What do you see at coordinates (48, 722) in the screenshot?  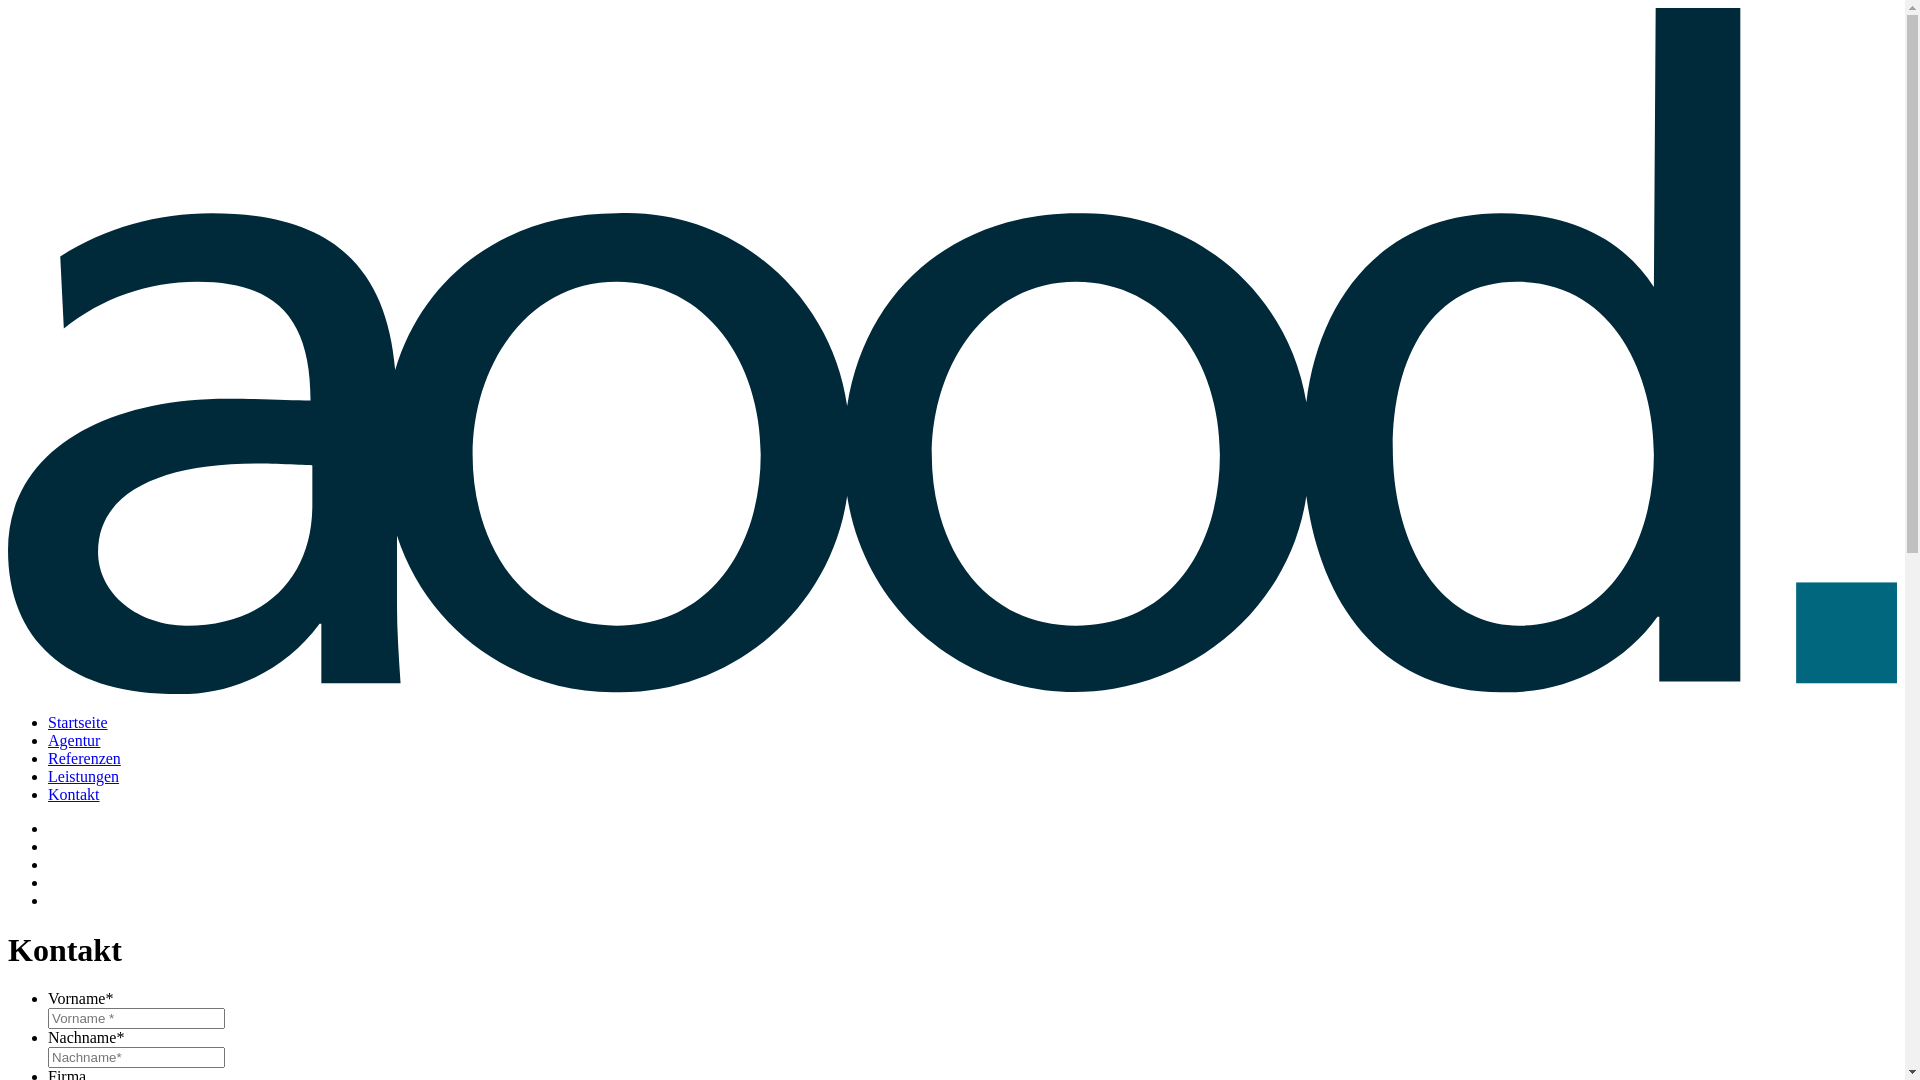 I see `'Startseite'` at bounding box center [48, 722].